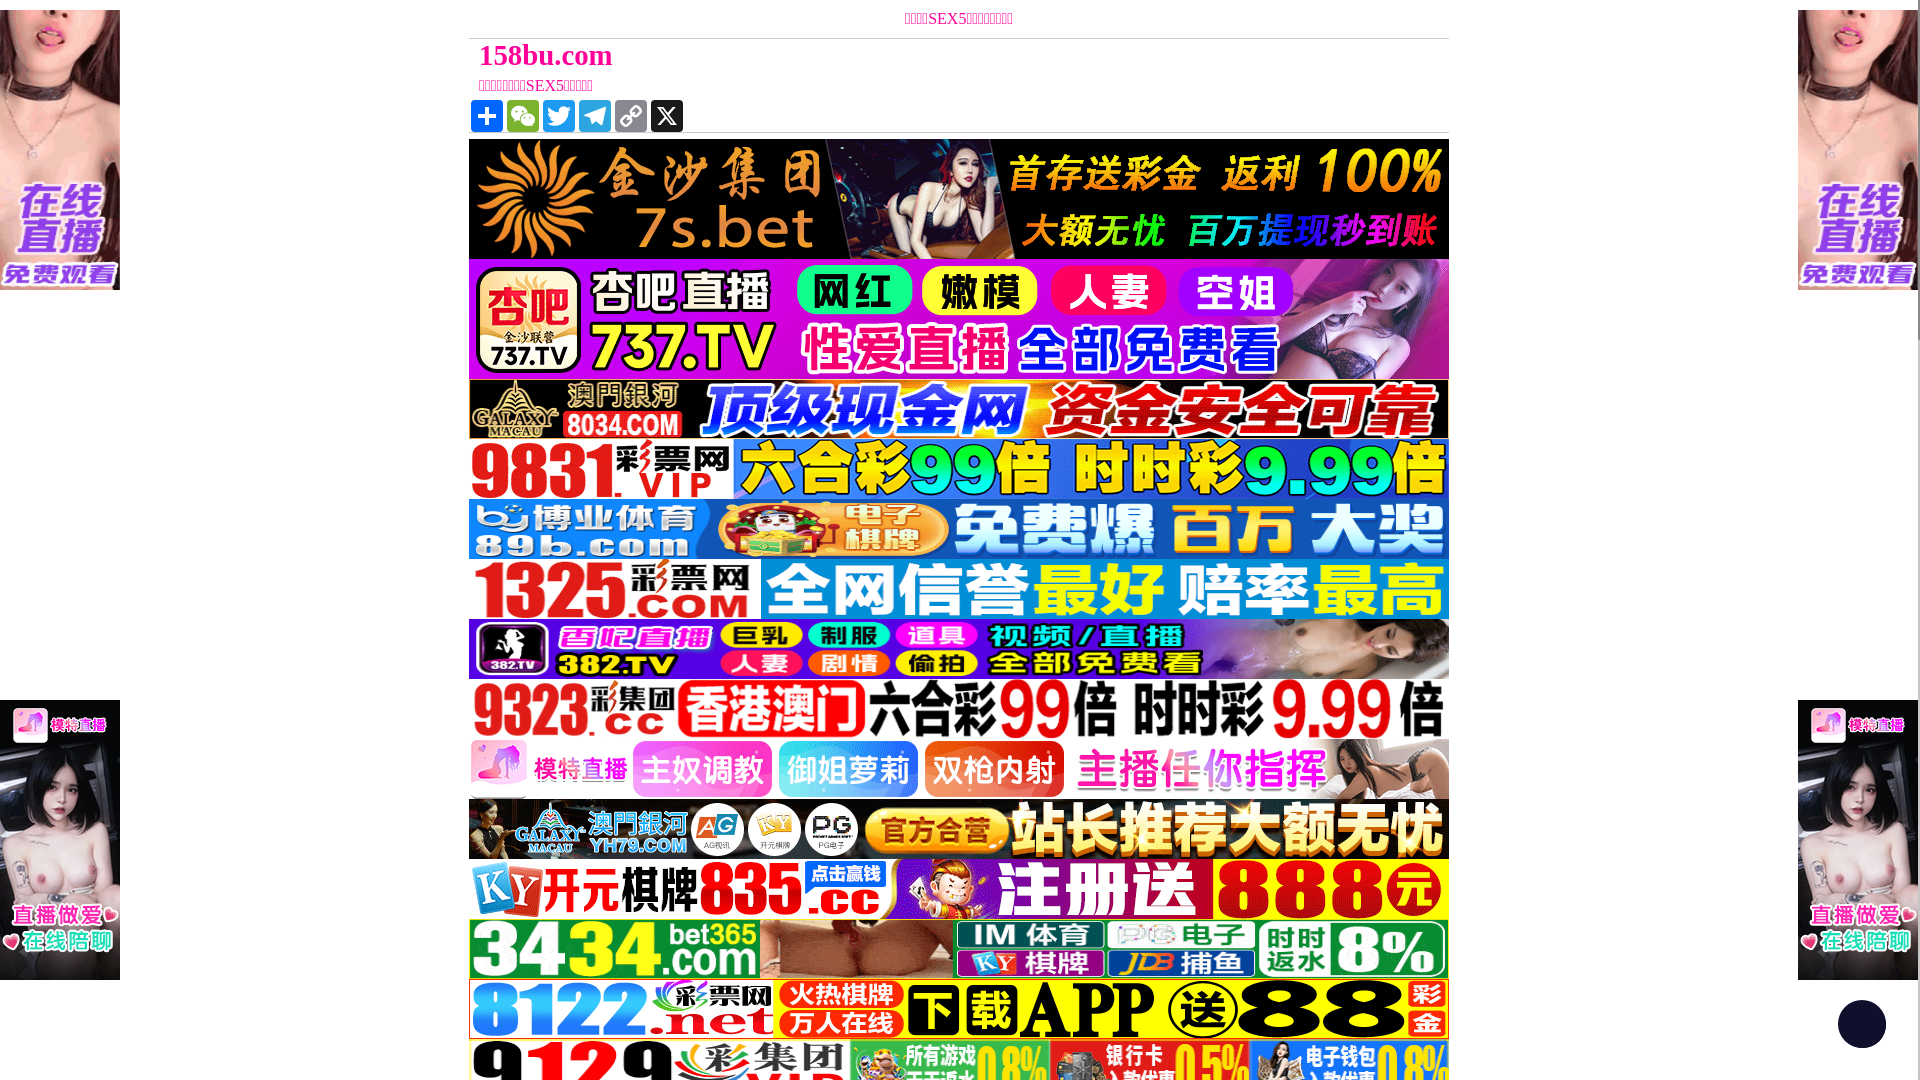 This screenshot has width=1920, height=1080. I want to click on 'X', so click(667, 115).